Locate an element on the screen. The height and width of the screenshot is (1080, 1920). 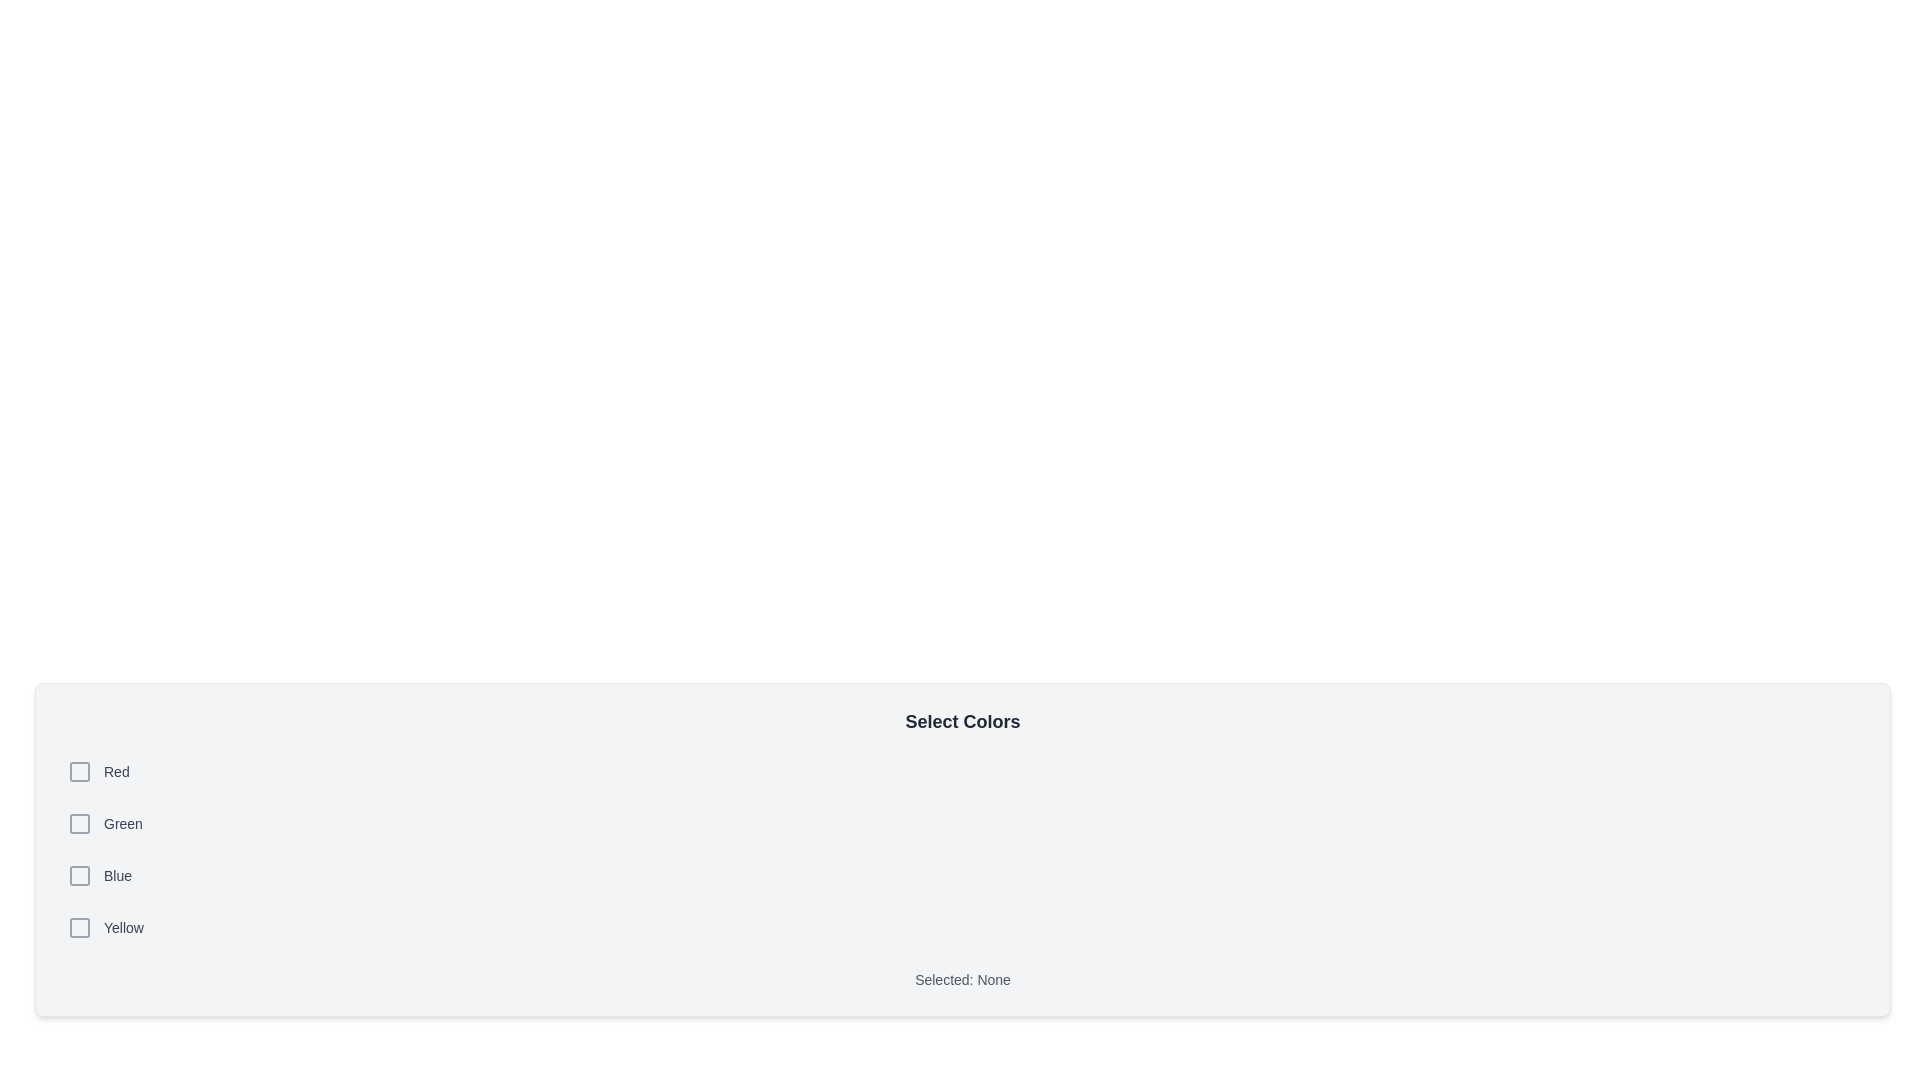
the checkbox located to the left of the text label 'Red' is located at coordinates (80, 770).